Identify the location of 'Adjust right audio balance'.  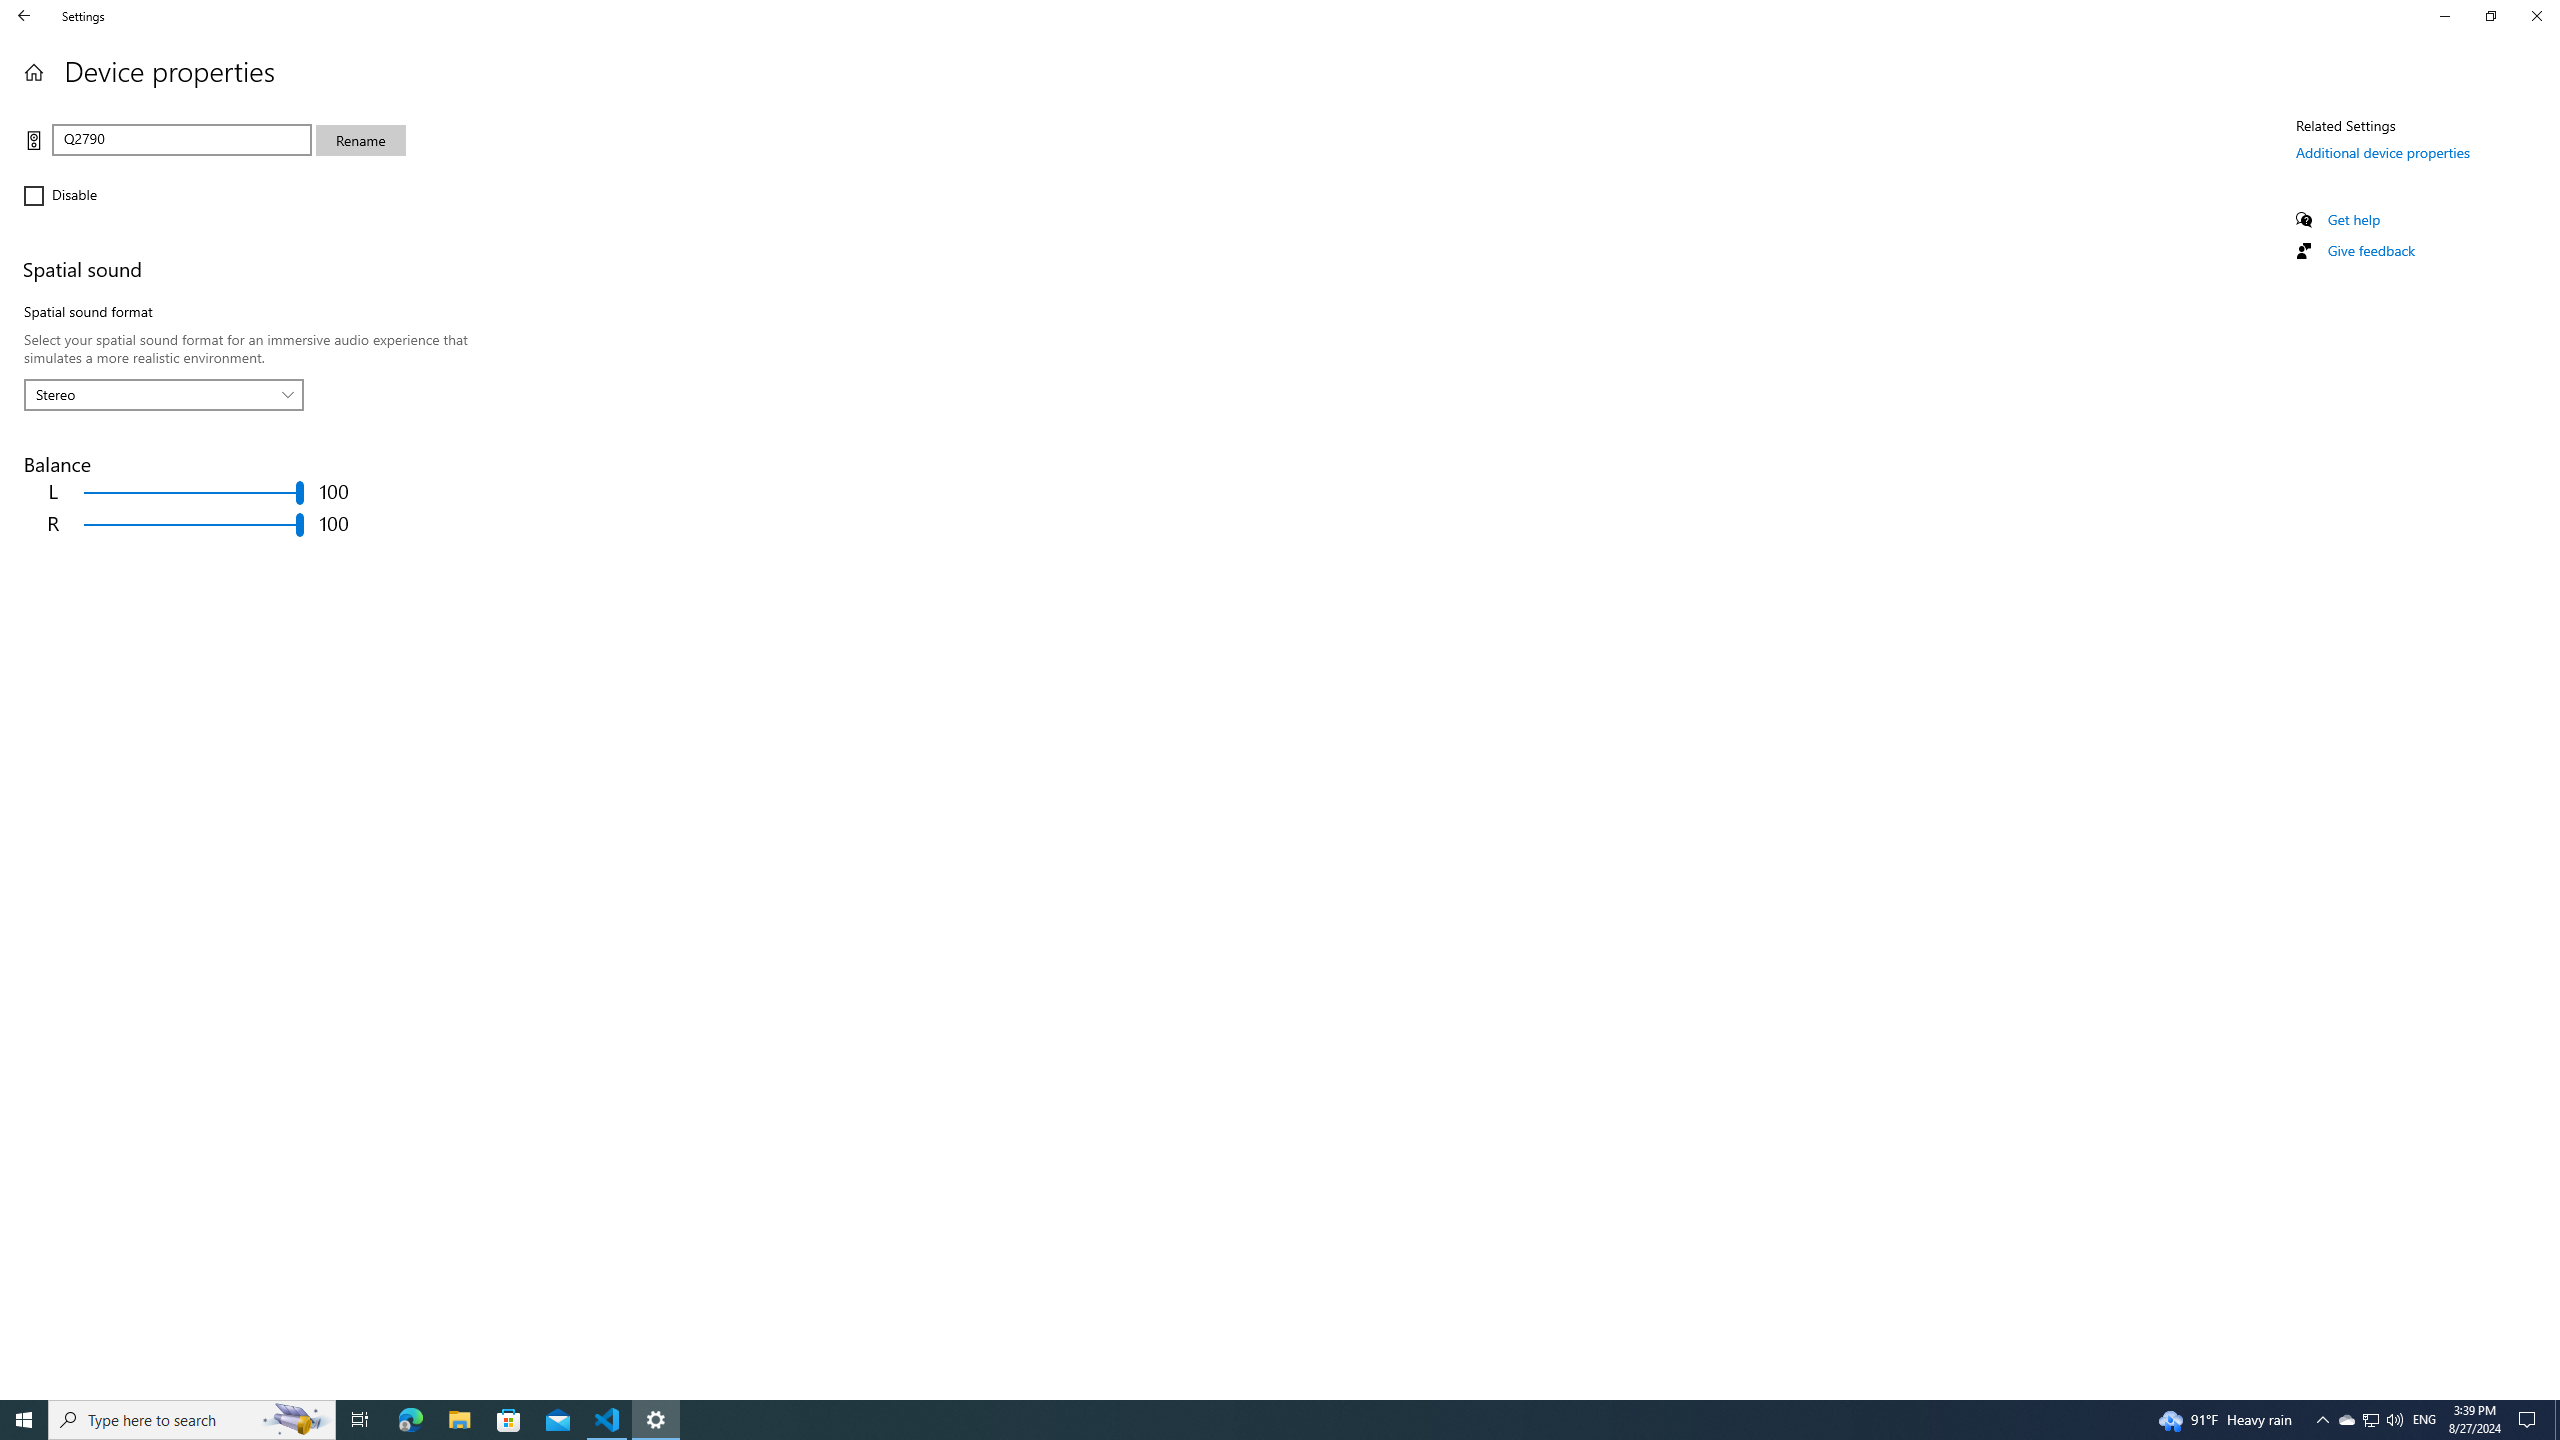
(193, 524).